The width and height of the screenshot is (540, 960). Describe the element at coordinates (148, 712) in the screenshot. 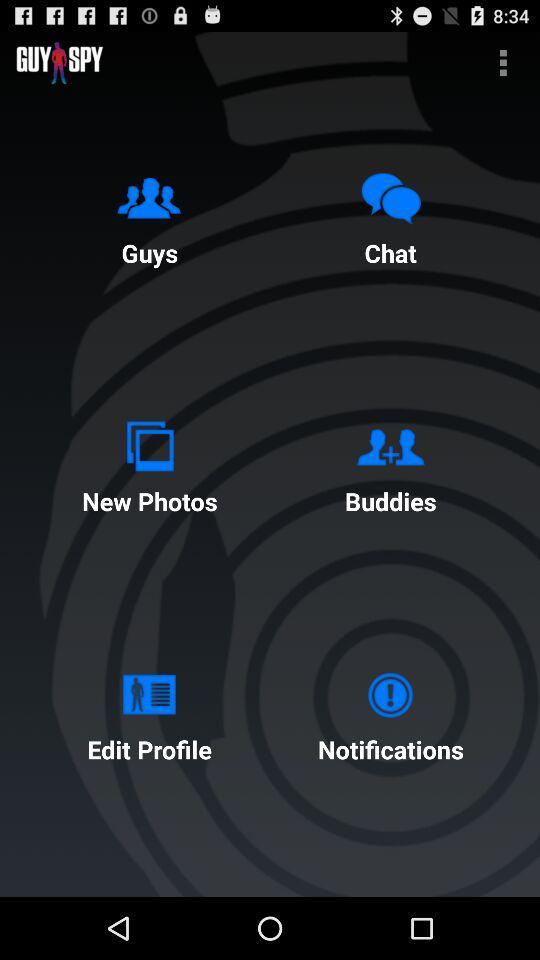

I see `icon at the bottom left corner` at that location.